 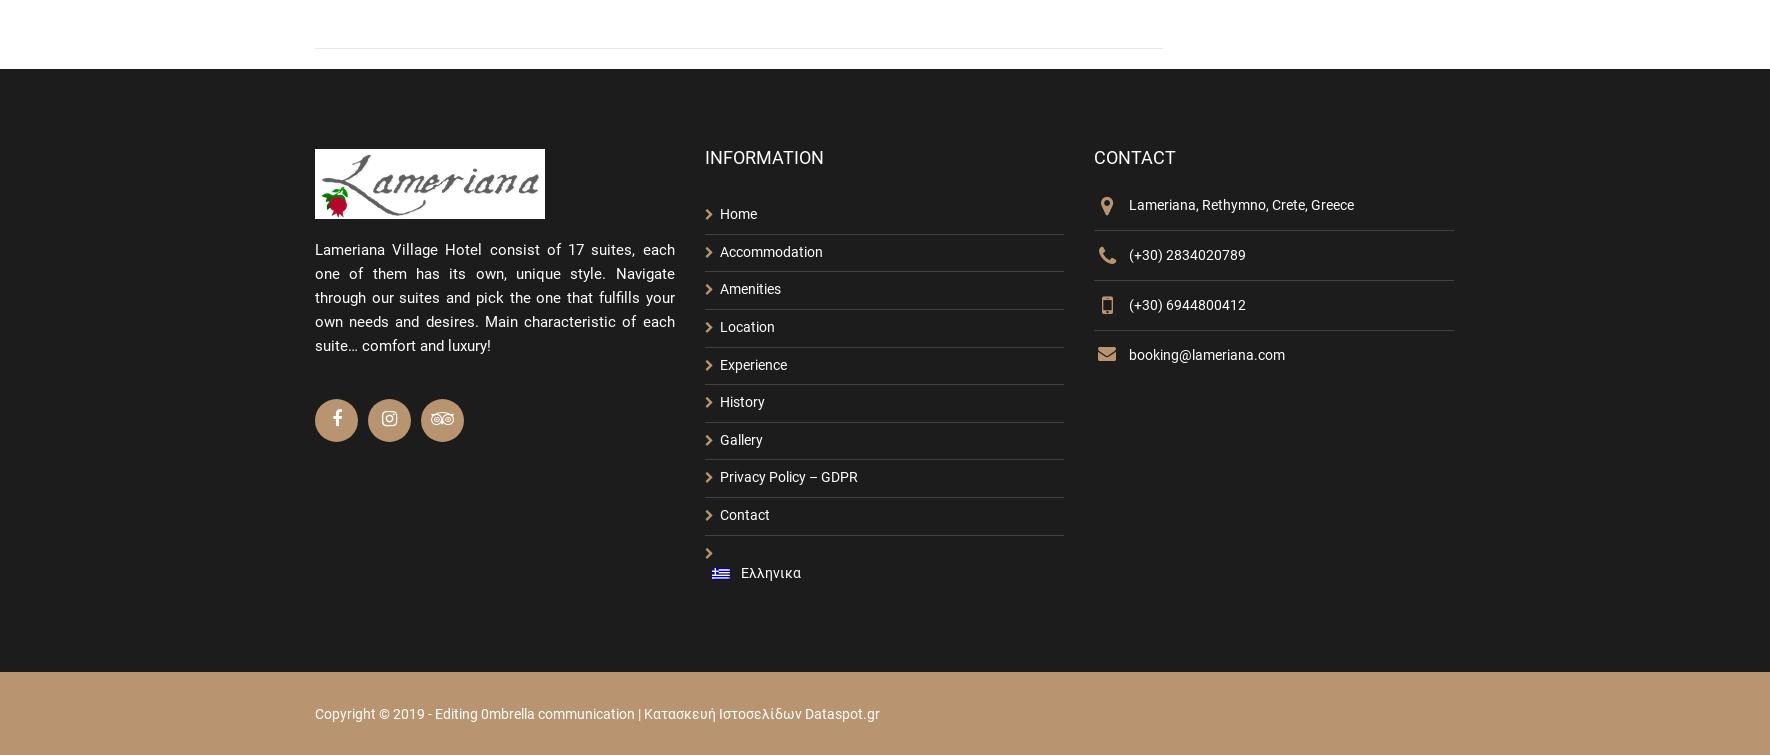 What do you see at coordinates (736, 213) in the screenshot?
I see `'Home'` at bounding box center [736, 213].